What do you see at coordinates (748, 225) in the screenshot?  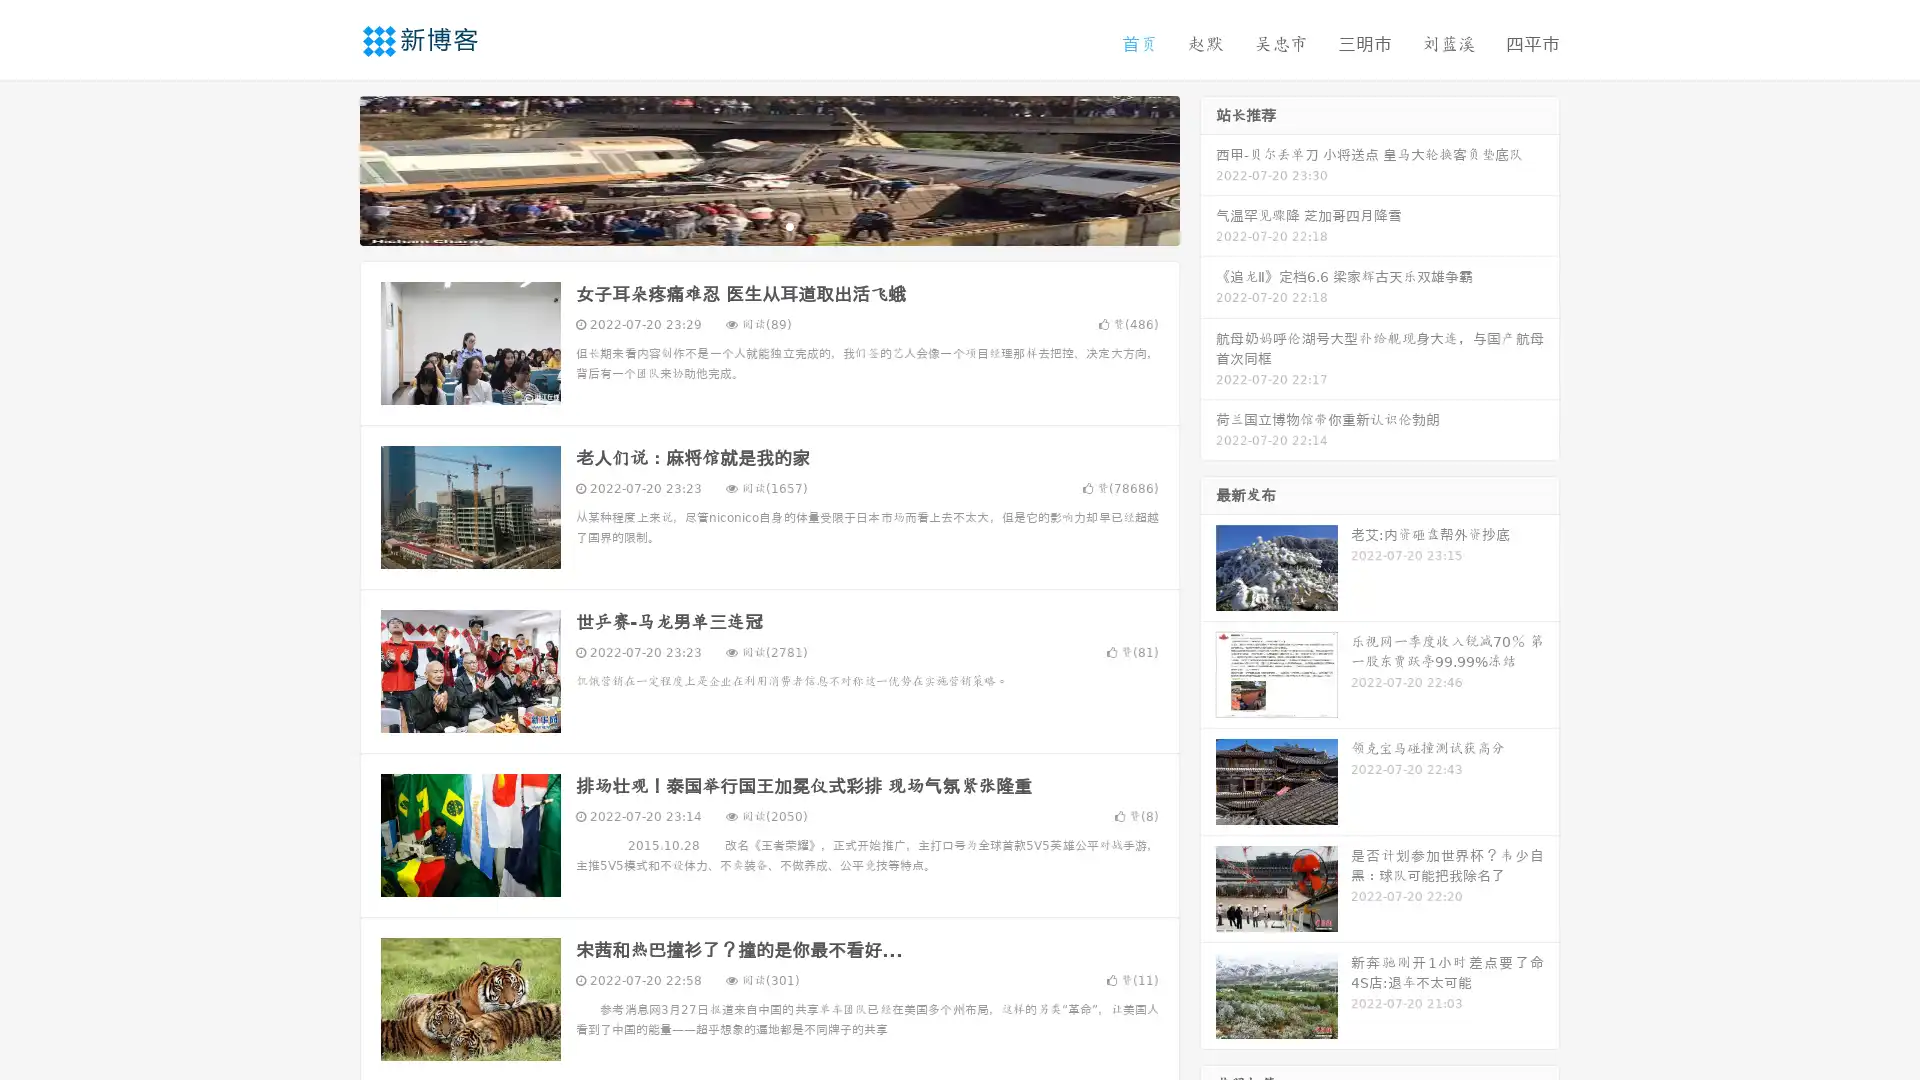 I see `Go to slide 1` at bounding box center [748, 225].